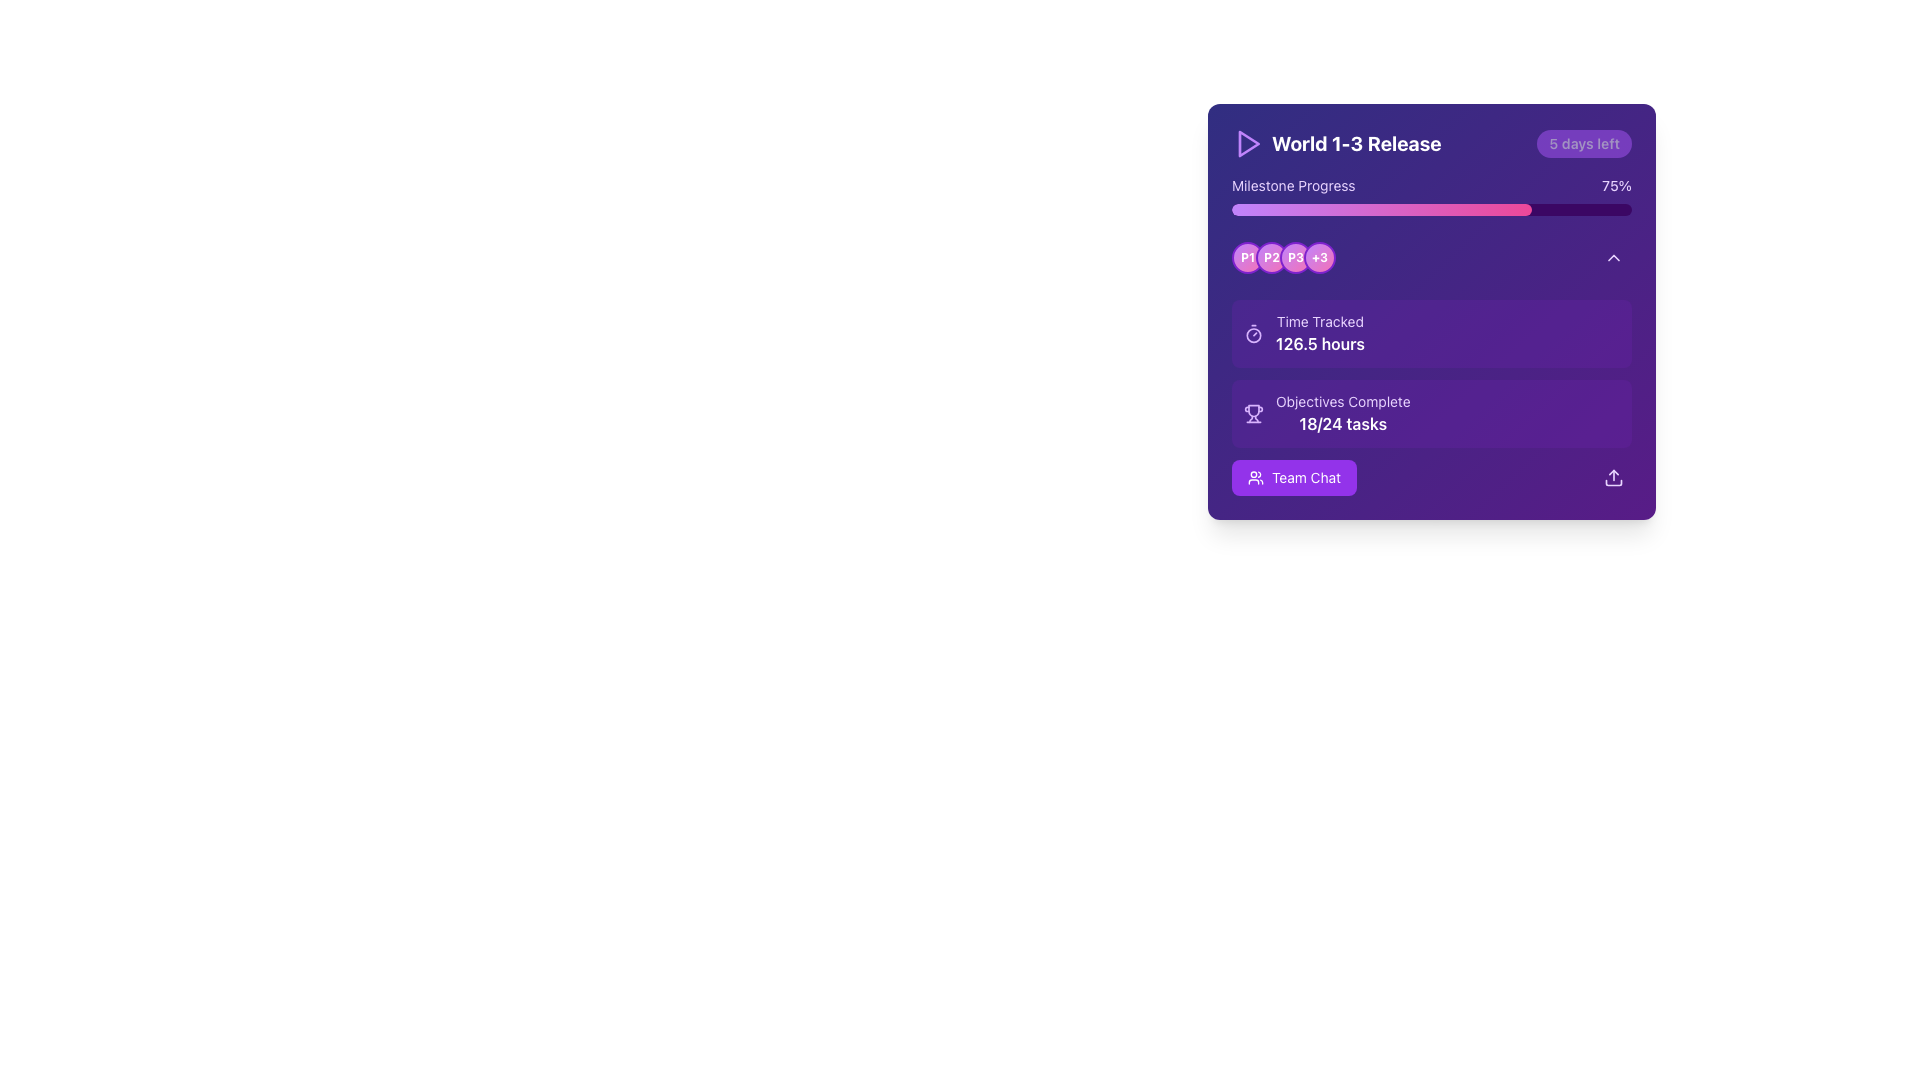 This screenshot has height=1080, width=1920. What do you see at coordinates (1283, 257) in the screenshot?
I see `the visual indicator representing a group of users, which is located in the top center of the purple panel` at bounding box center [1283, 257].